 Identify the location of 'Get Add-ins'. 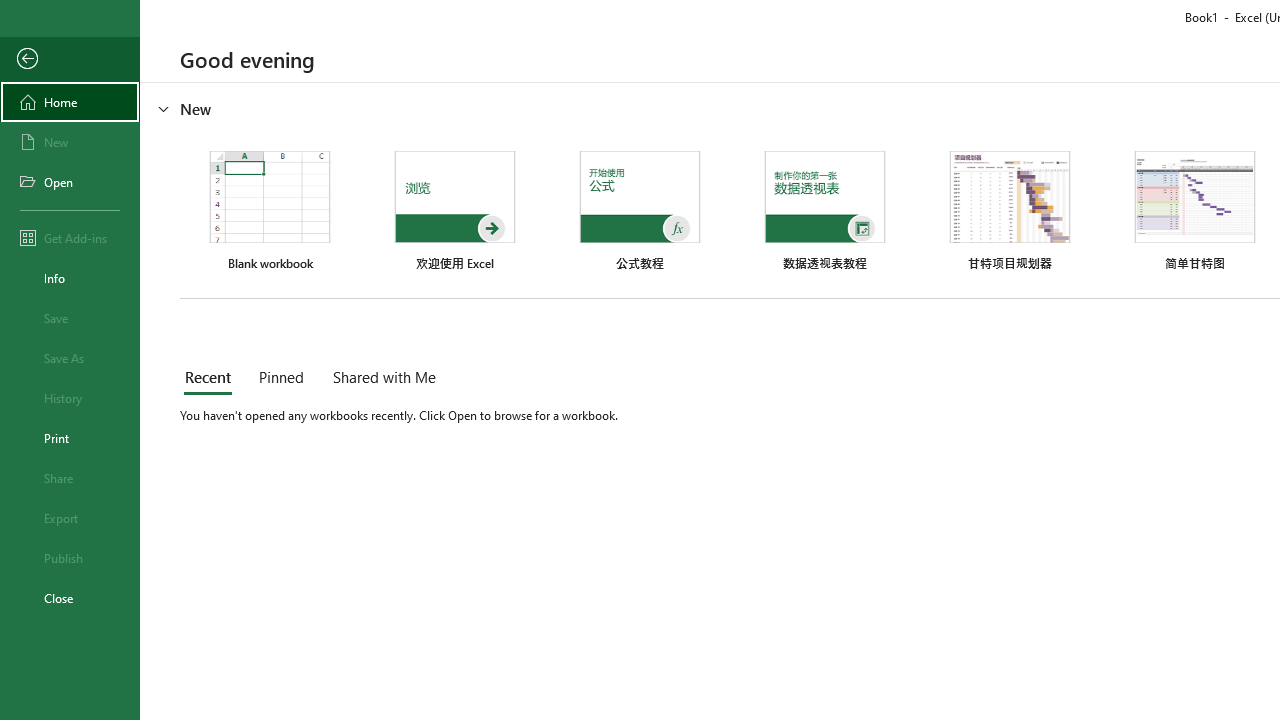
(69, 236).